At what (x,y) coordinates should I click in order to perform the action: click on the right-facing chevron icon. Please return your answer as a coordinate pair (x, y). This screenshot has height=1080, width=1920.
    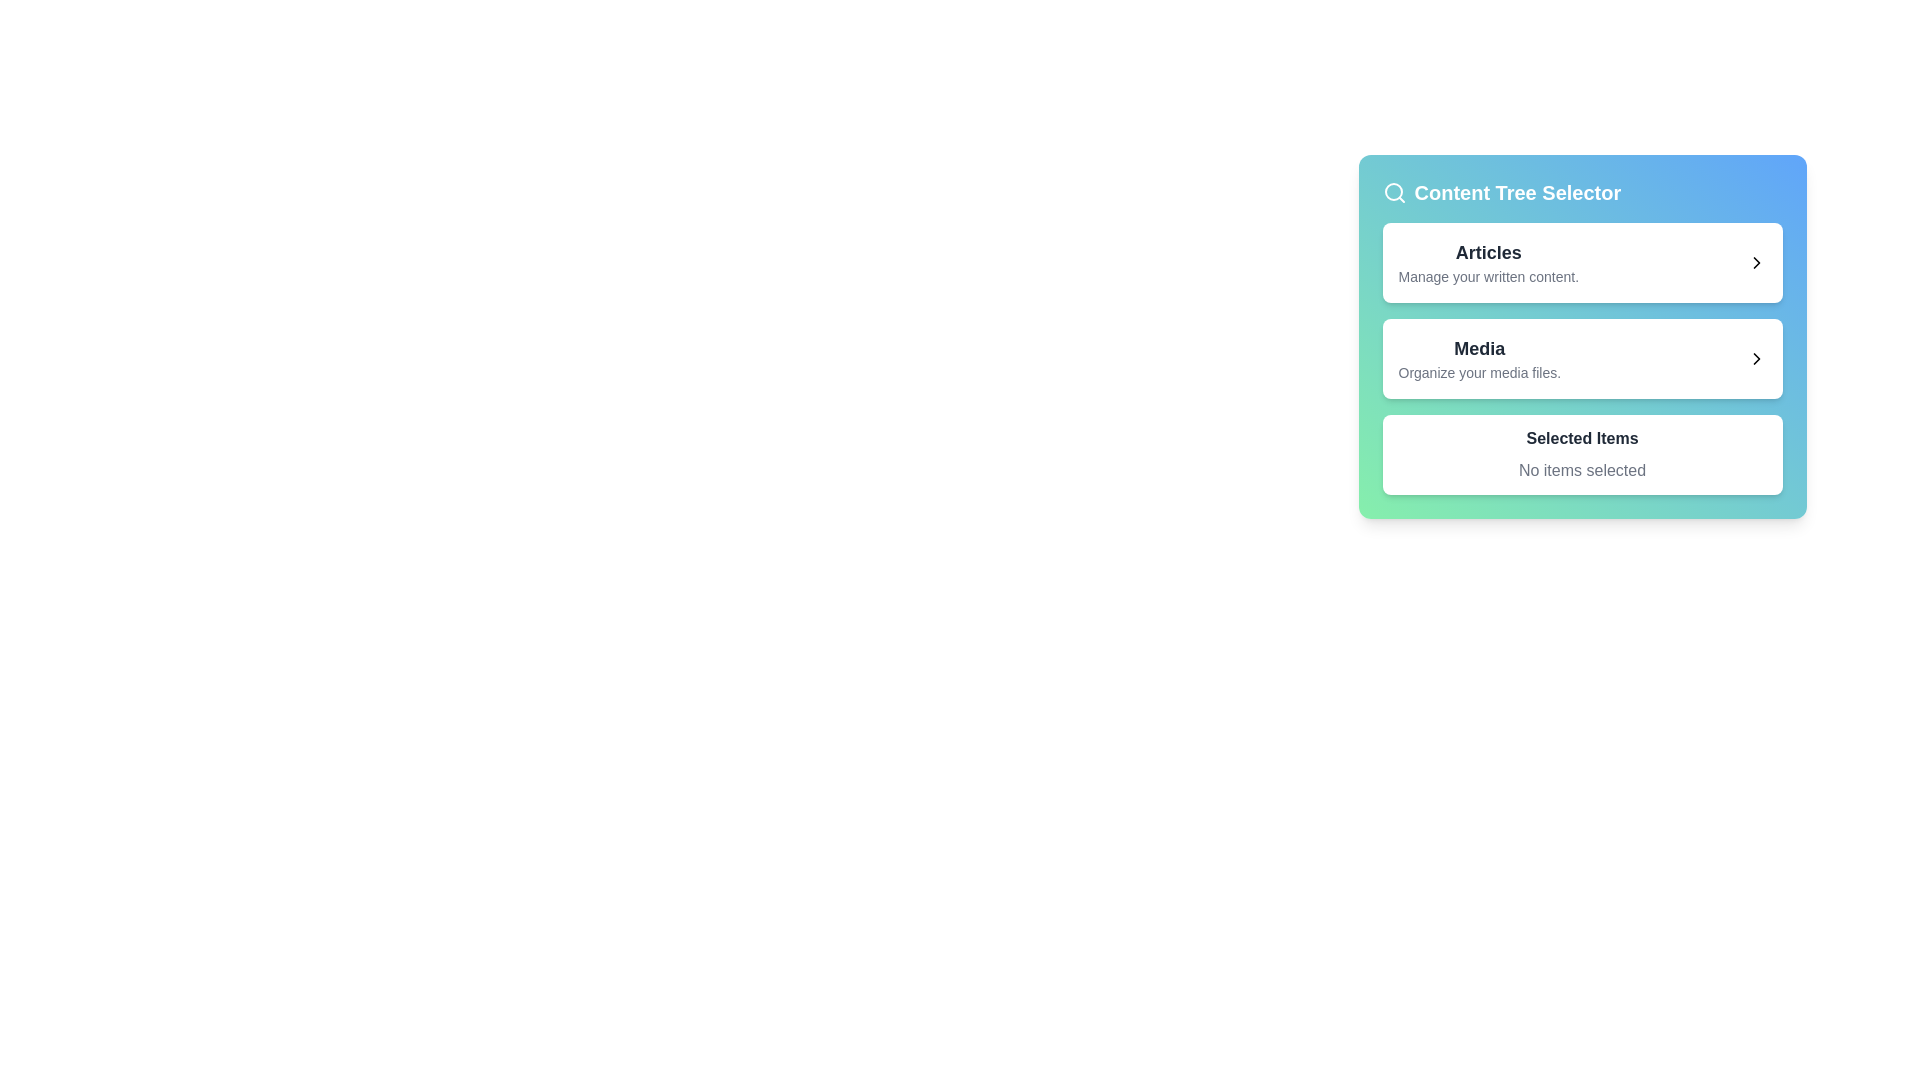
    Looking at the image, I should click on (1755, 357).